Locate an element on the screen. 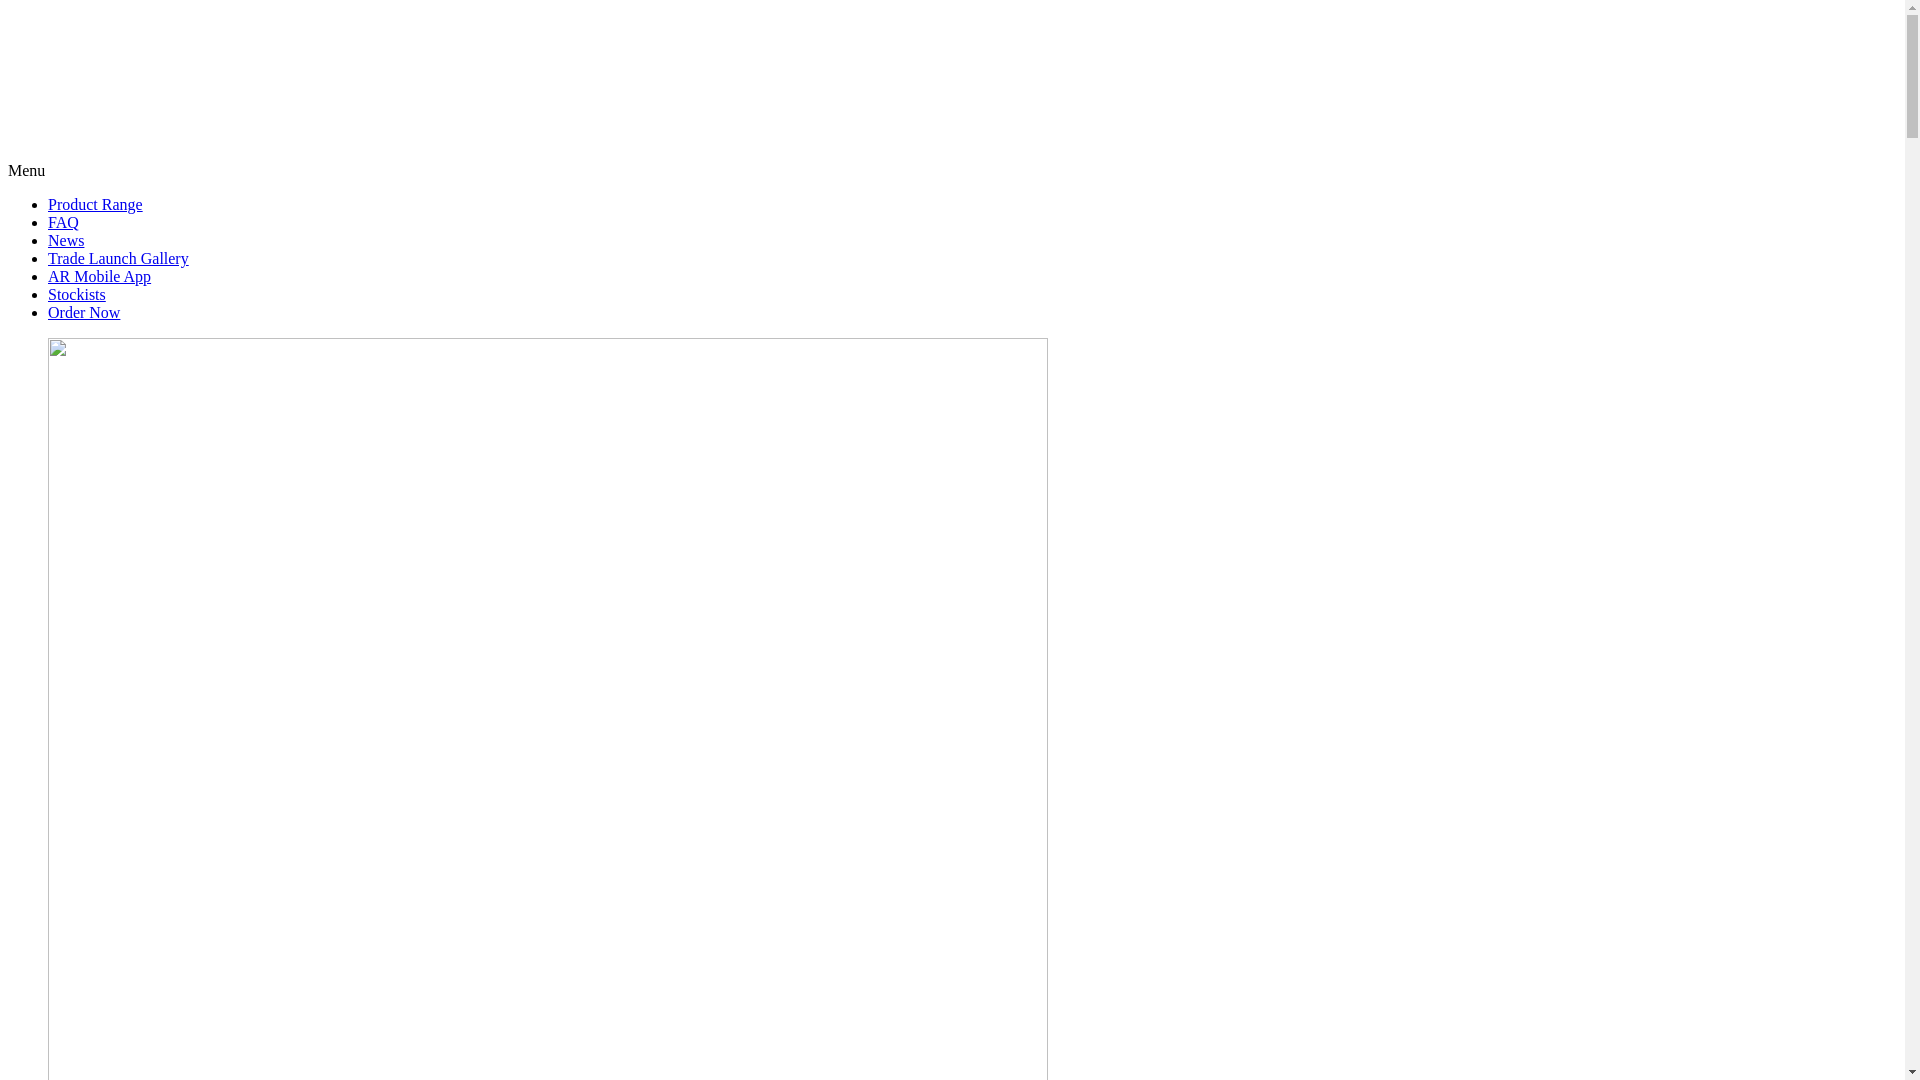 Image resolution: width=1920 pixels, height=1080 pixels. 'FAQ' is located at coordinates (63, 222).